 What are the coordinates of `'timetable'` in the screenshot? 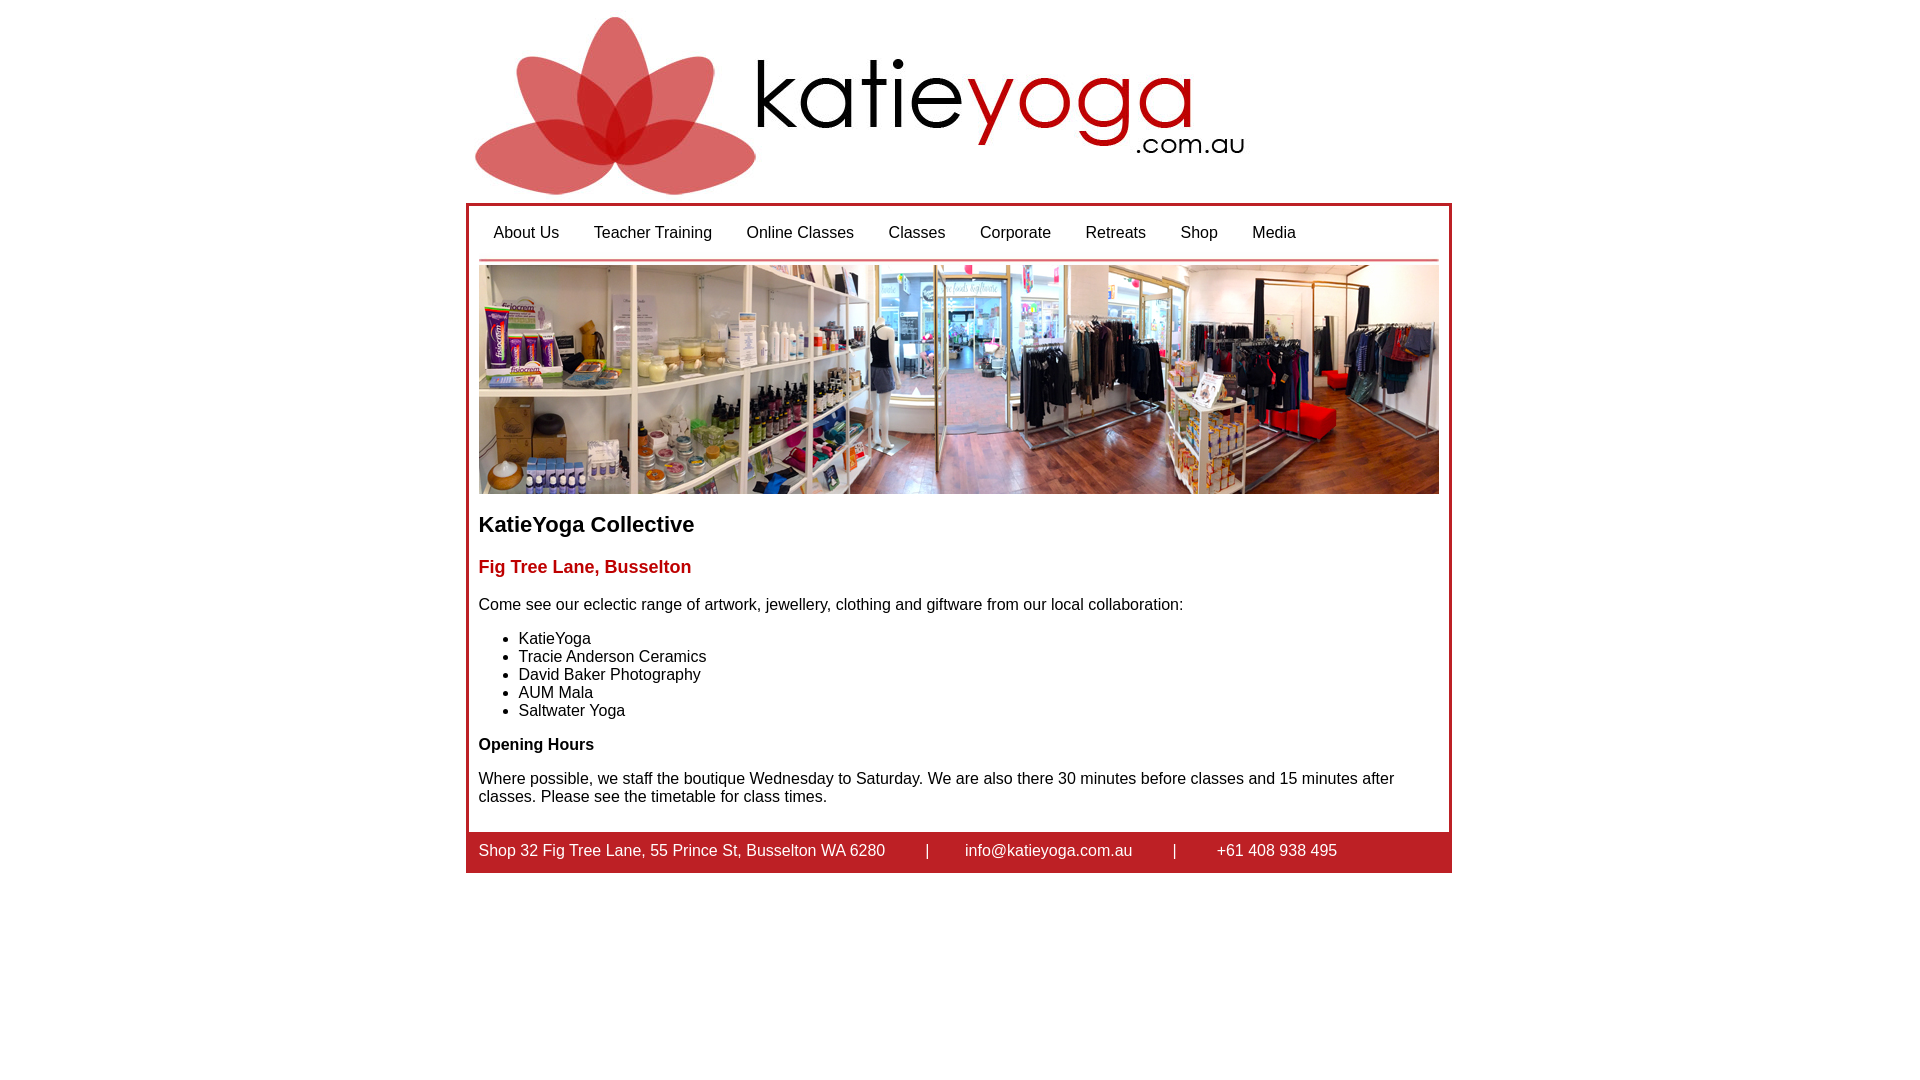 It's located at (683, 795).